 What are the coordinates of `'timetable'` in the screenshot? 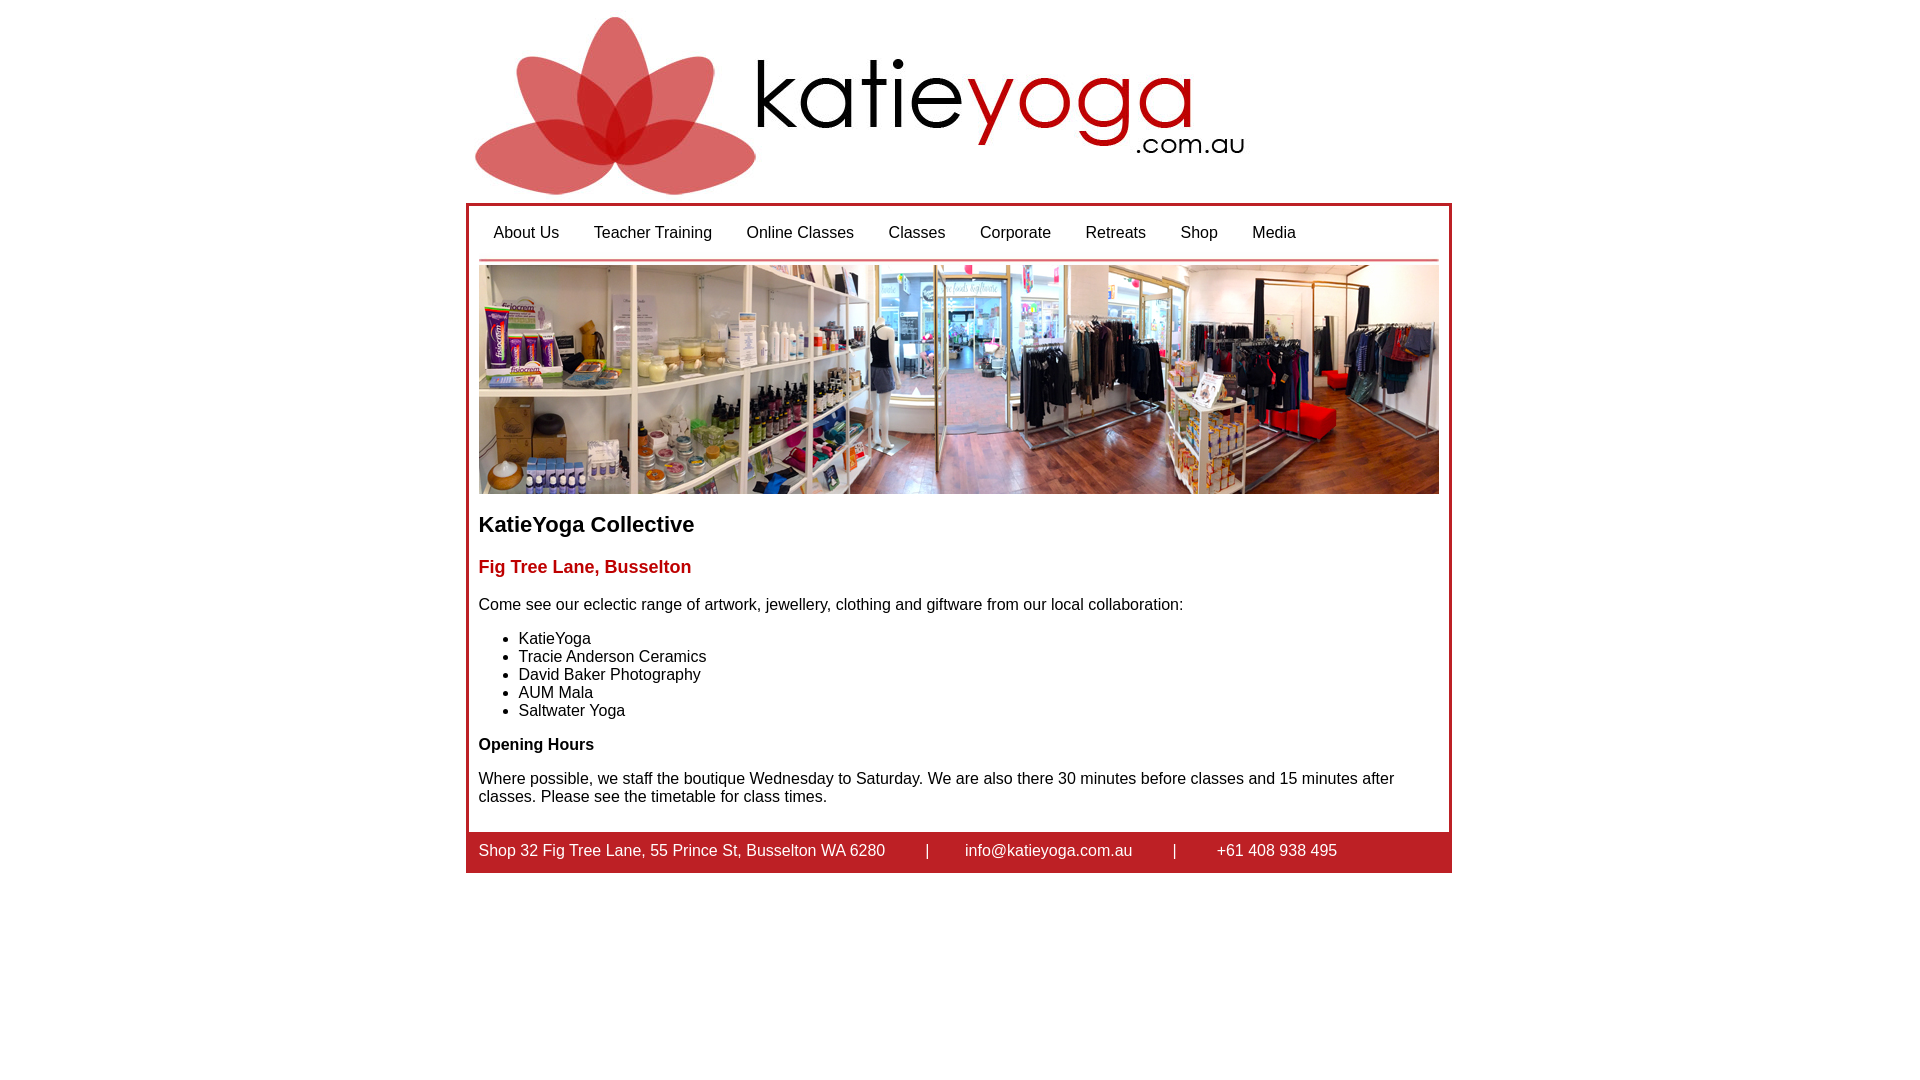 It's located at (683, 795).